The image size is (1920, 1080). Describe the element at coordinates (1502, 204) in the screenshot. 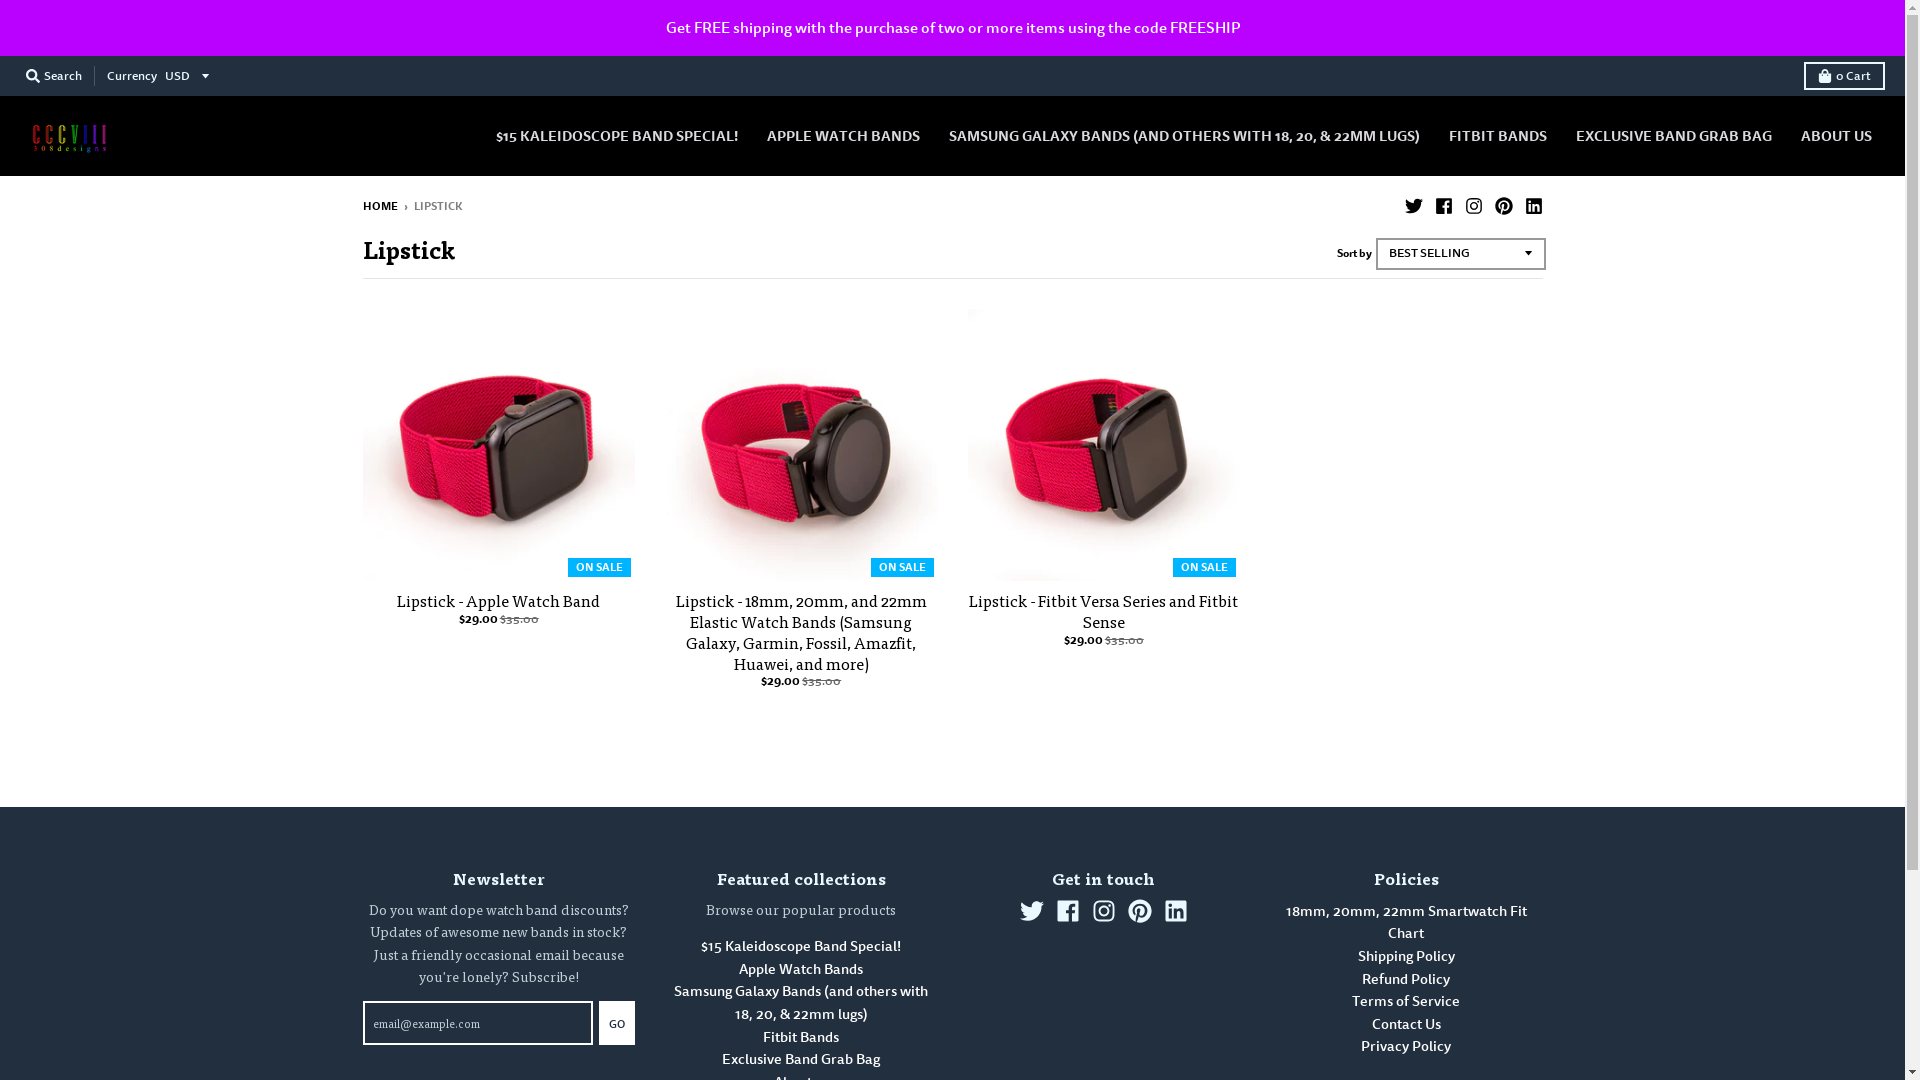

I see `'Pinterest - 308designs - CCCVIII'` at that location.